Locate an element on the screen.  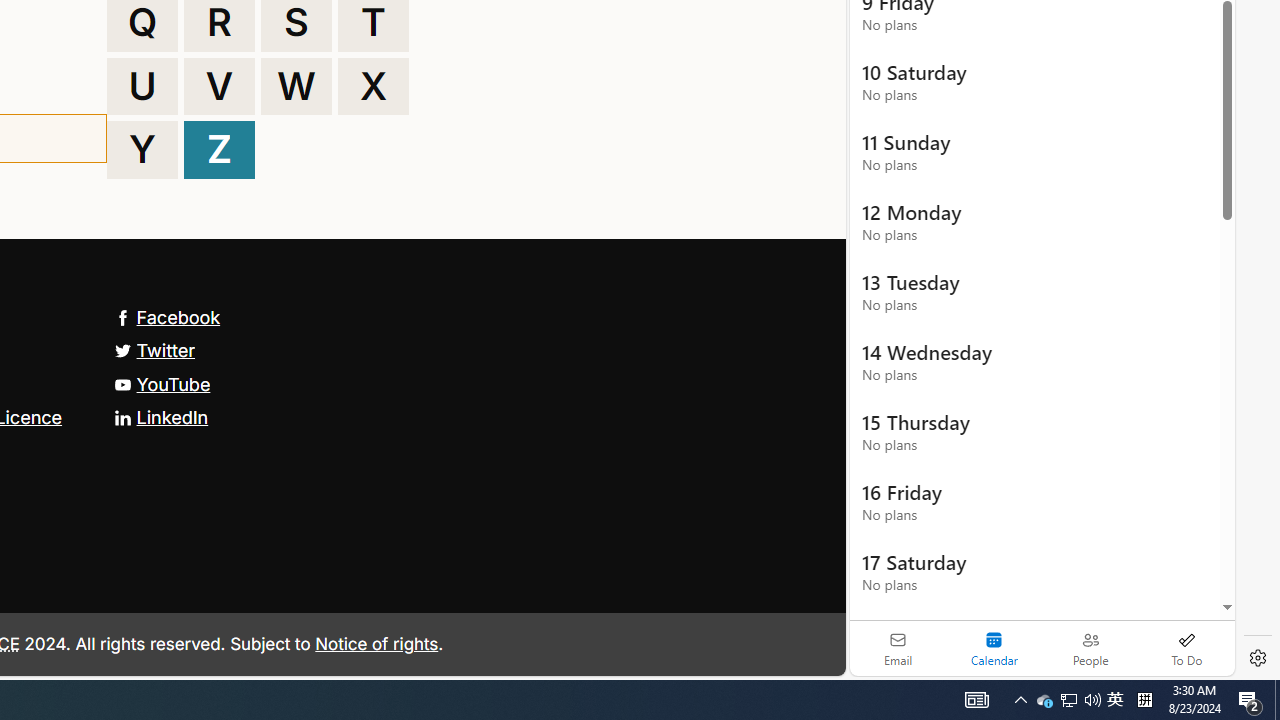
'Z' is located at coordinates (219, 149).